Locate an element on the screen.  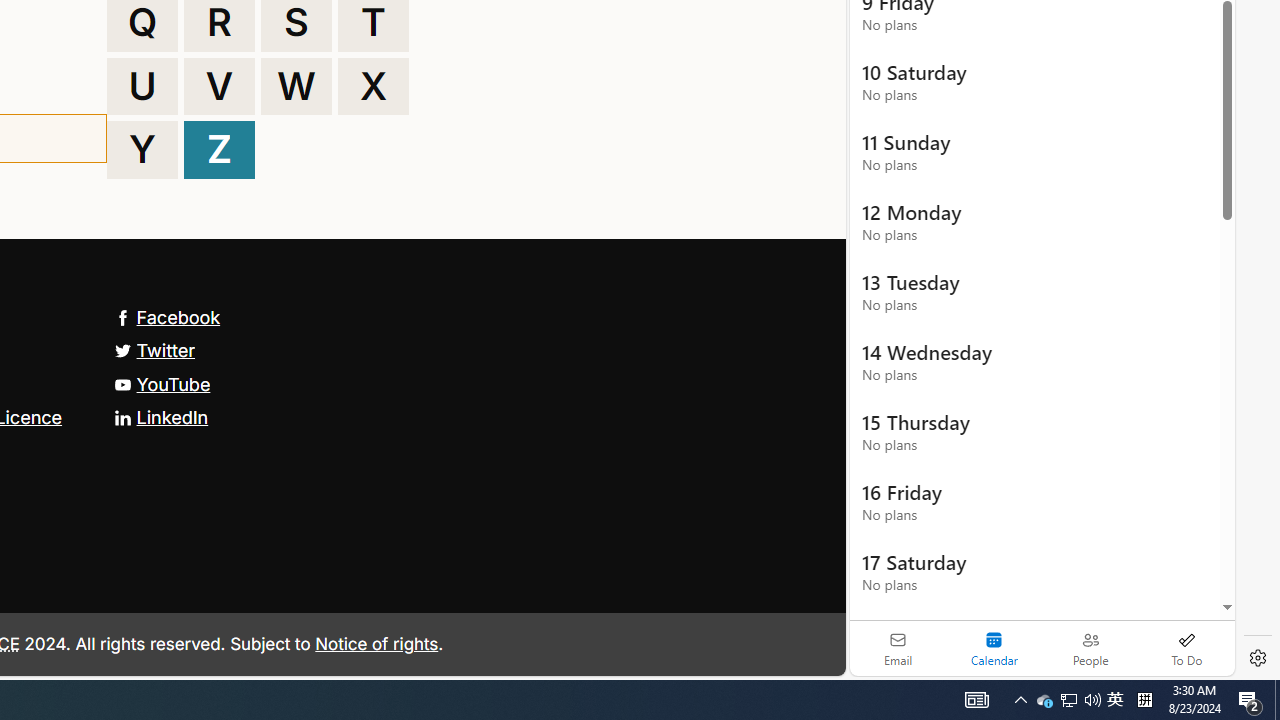
'Z' is located at coordinates (219, 149).